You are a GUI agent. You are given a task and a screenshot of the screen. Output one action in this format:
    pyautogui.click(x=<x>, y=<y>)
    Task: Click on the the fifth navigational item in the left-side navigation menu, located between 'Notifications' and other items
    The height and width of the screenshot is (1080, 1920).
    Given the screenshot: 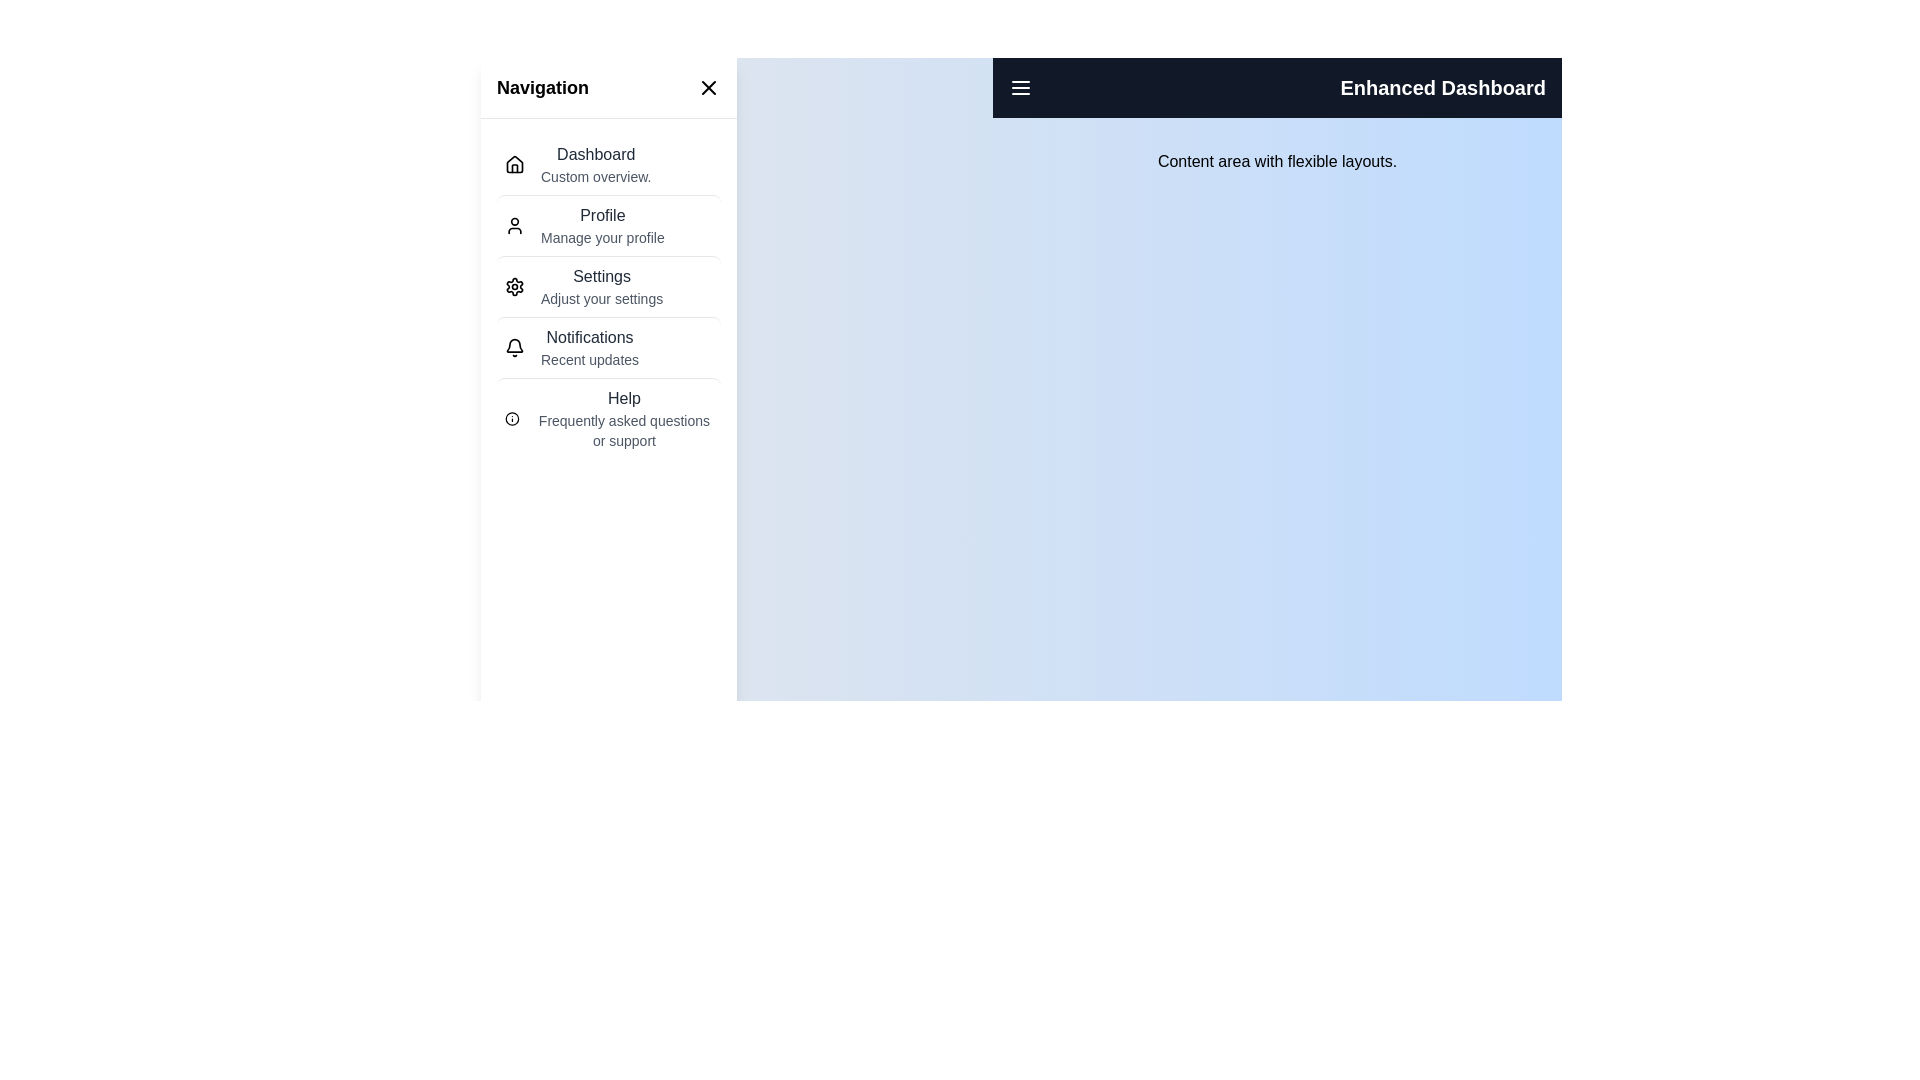 What is the action you would take?
    pyautogui.click(x=623, y=418)
    